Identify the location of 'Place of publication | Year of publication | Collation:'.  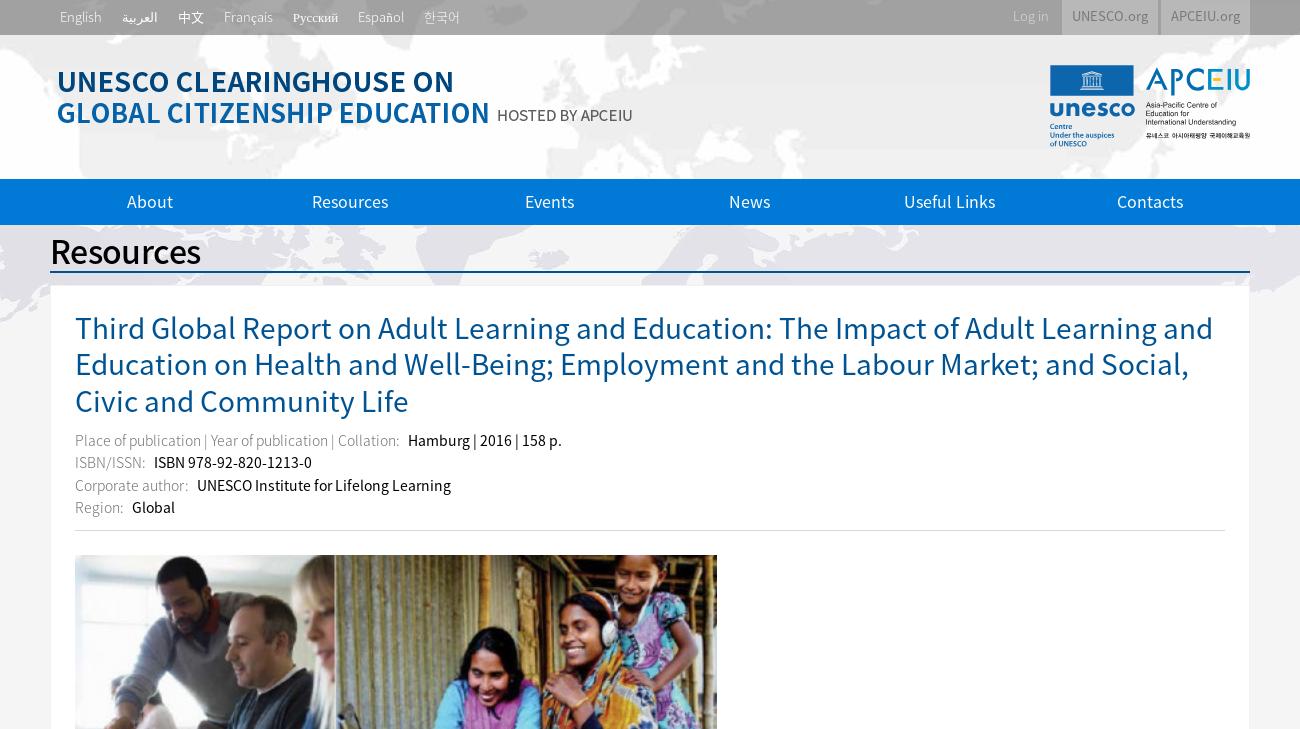
(237, 439).